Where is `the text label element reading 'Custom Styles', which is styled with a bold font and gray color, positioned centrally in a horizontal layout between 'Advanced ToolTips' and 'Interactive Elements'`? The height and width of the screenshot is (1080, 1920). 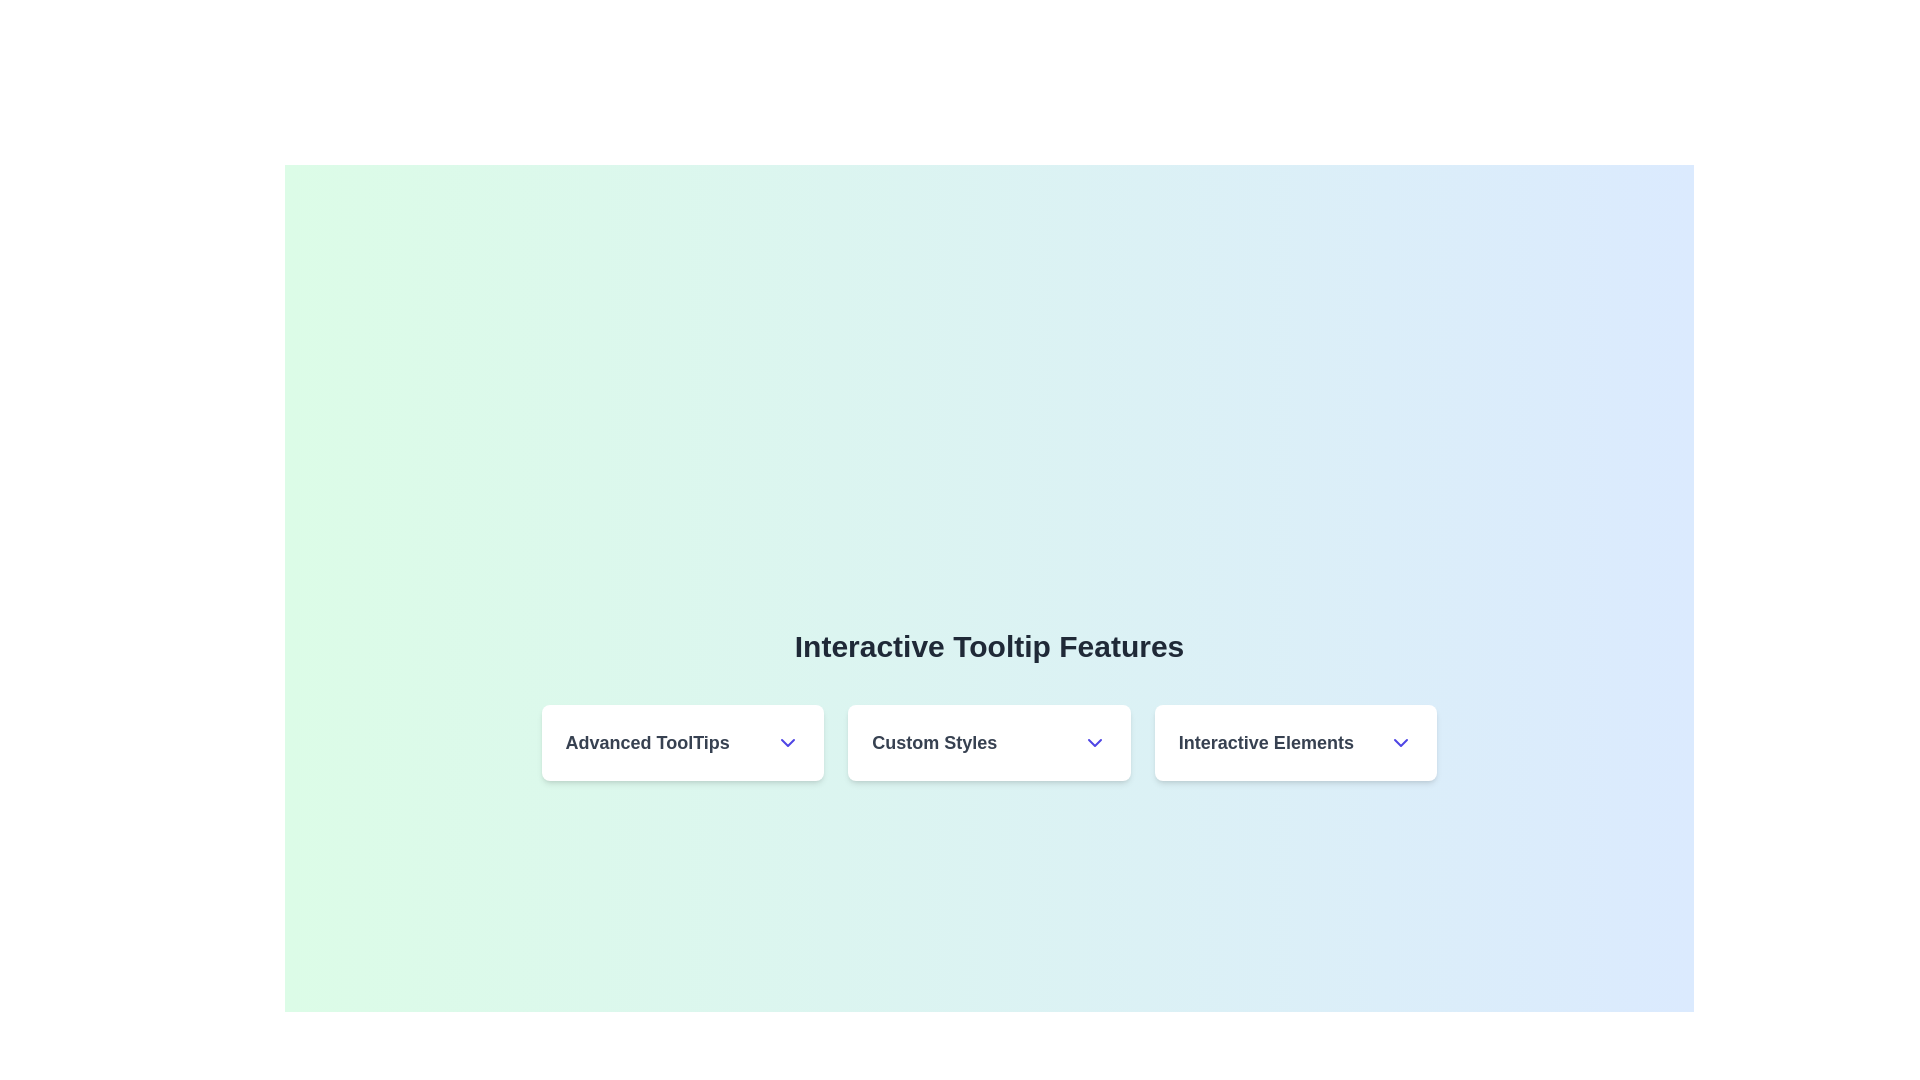 the text label element reading 'Custom Styles', which is styled with a bold font and gray color, positioned centrally in a horizontal layout between 'Advanced ToolTips' and 'Interactive Elements' is located at coordinates (933, 743).